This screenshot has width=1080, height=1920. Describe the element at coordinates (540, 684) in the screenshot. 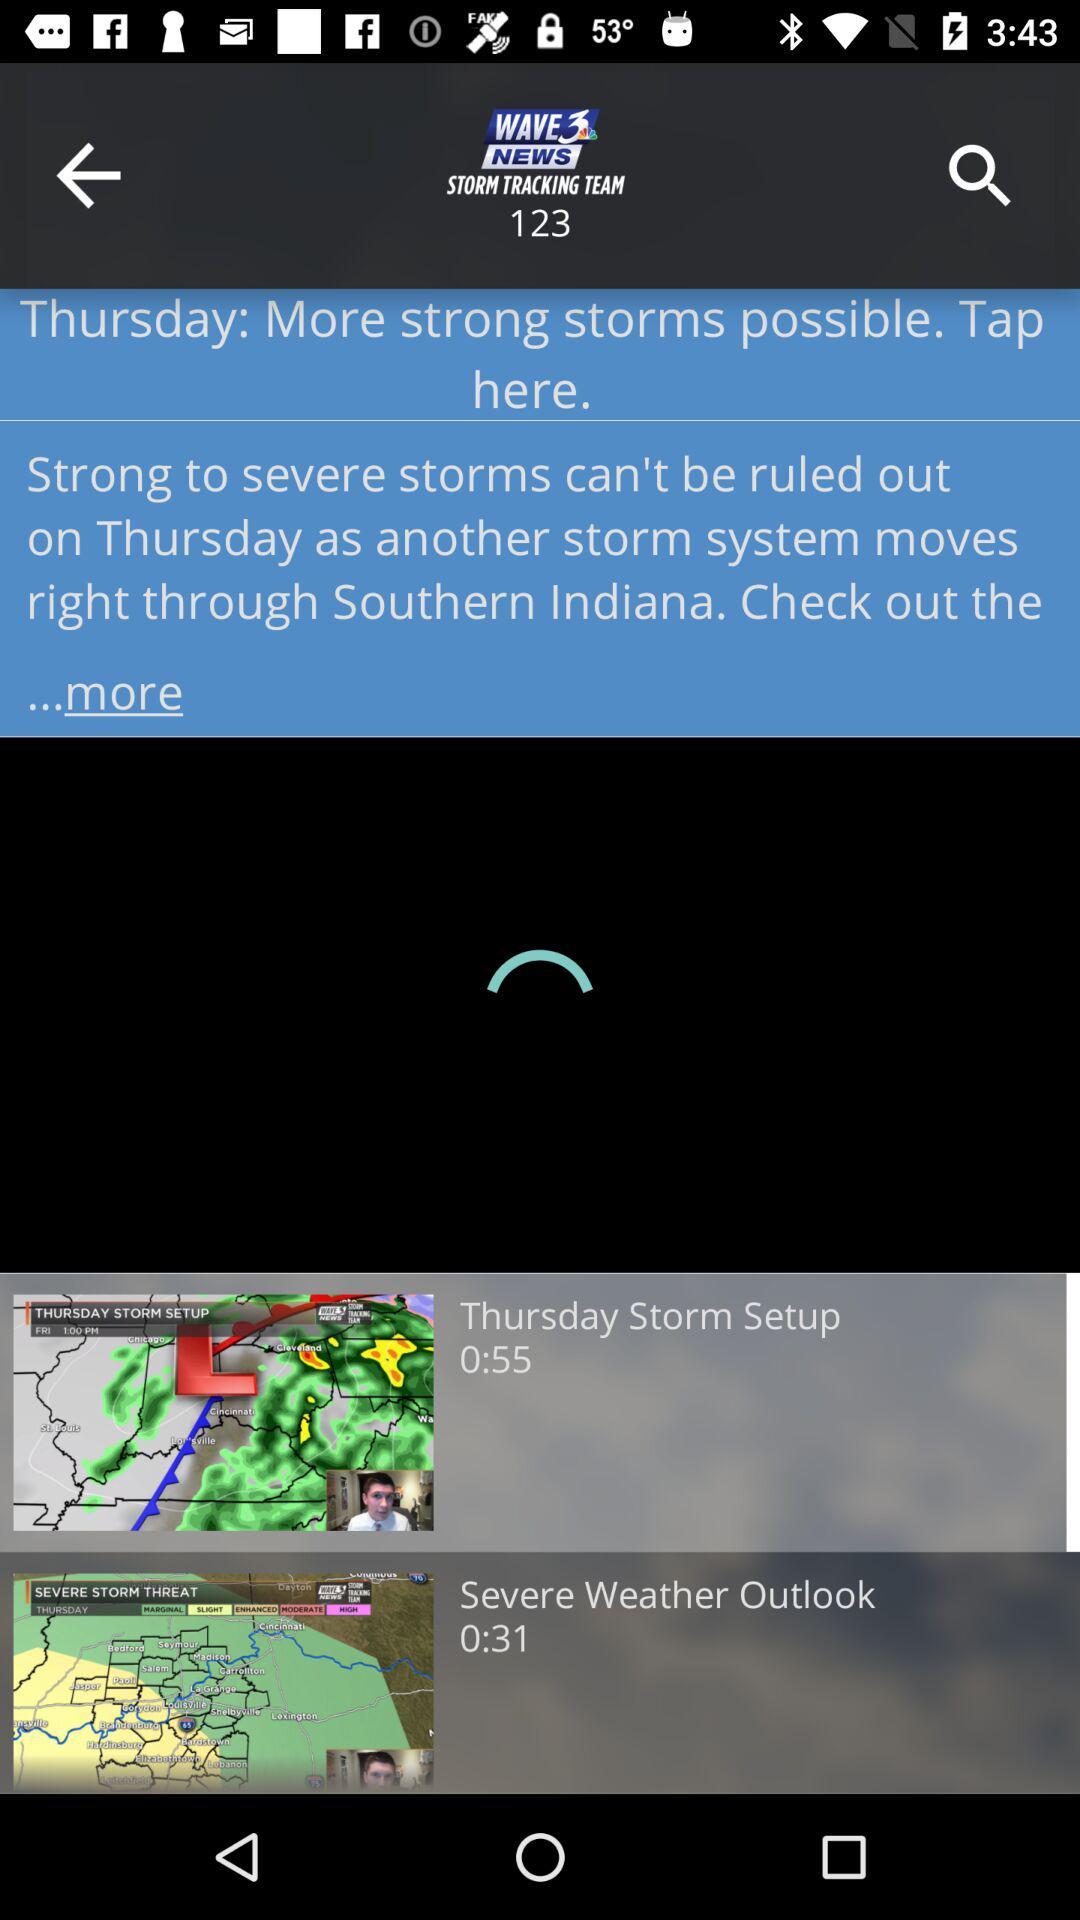

I see `the item below strong to severe` at that location.